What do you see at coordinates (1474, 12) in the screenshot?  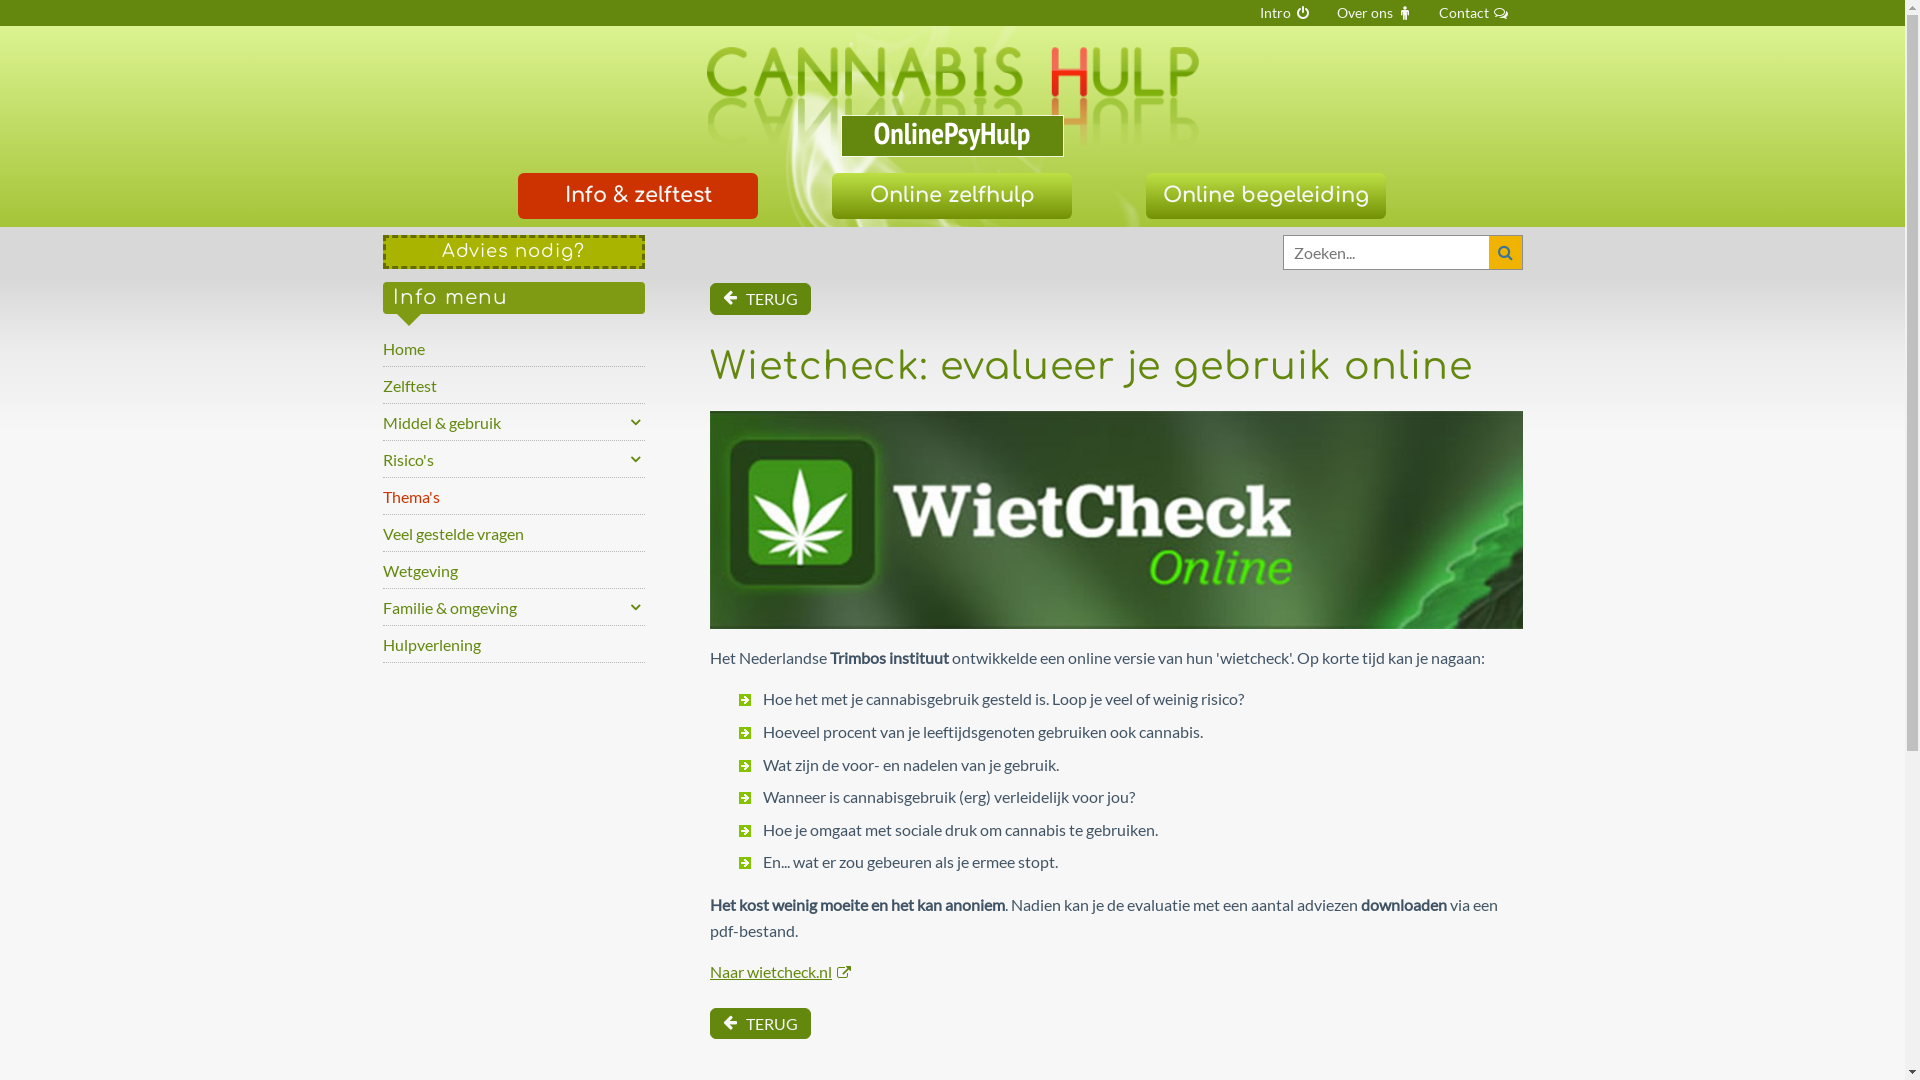 I see `'Contact'` at bounding box center [1474, 12].